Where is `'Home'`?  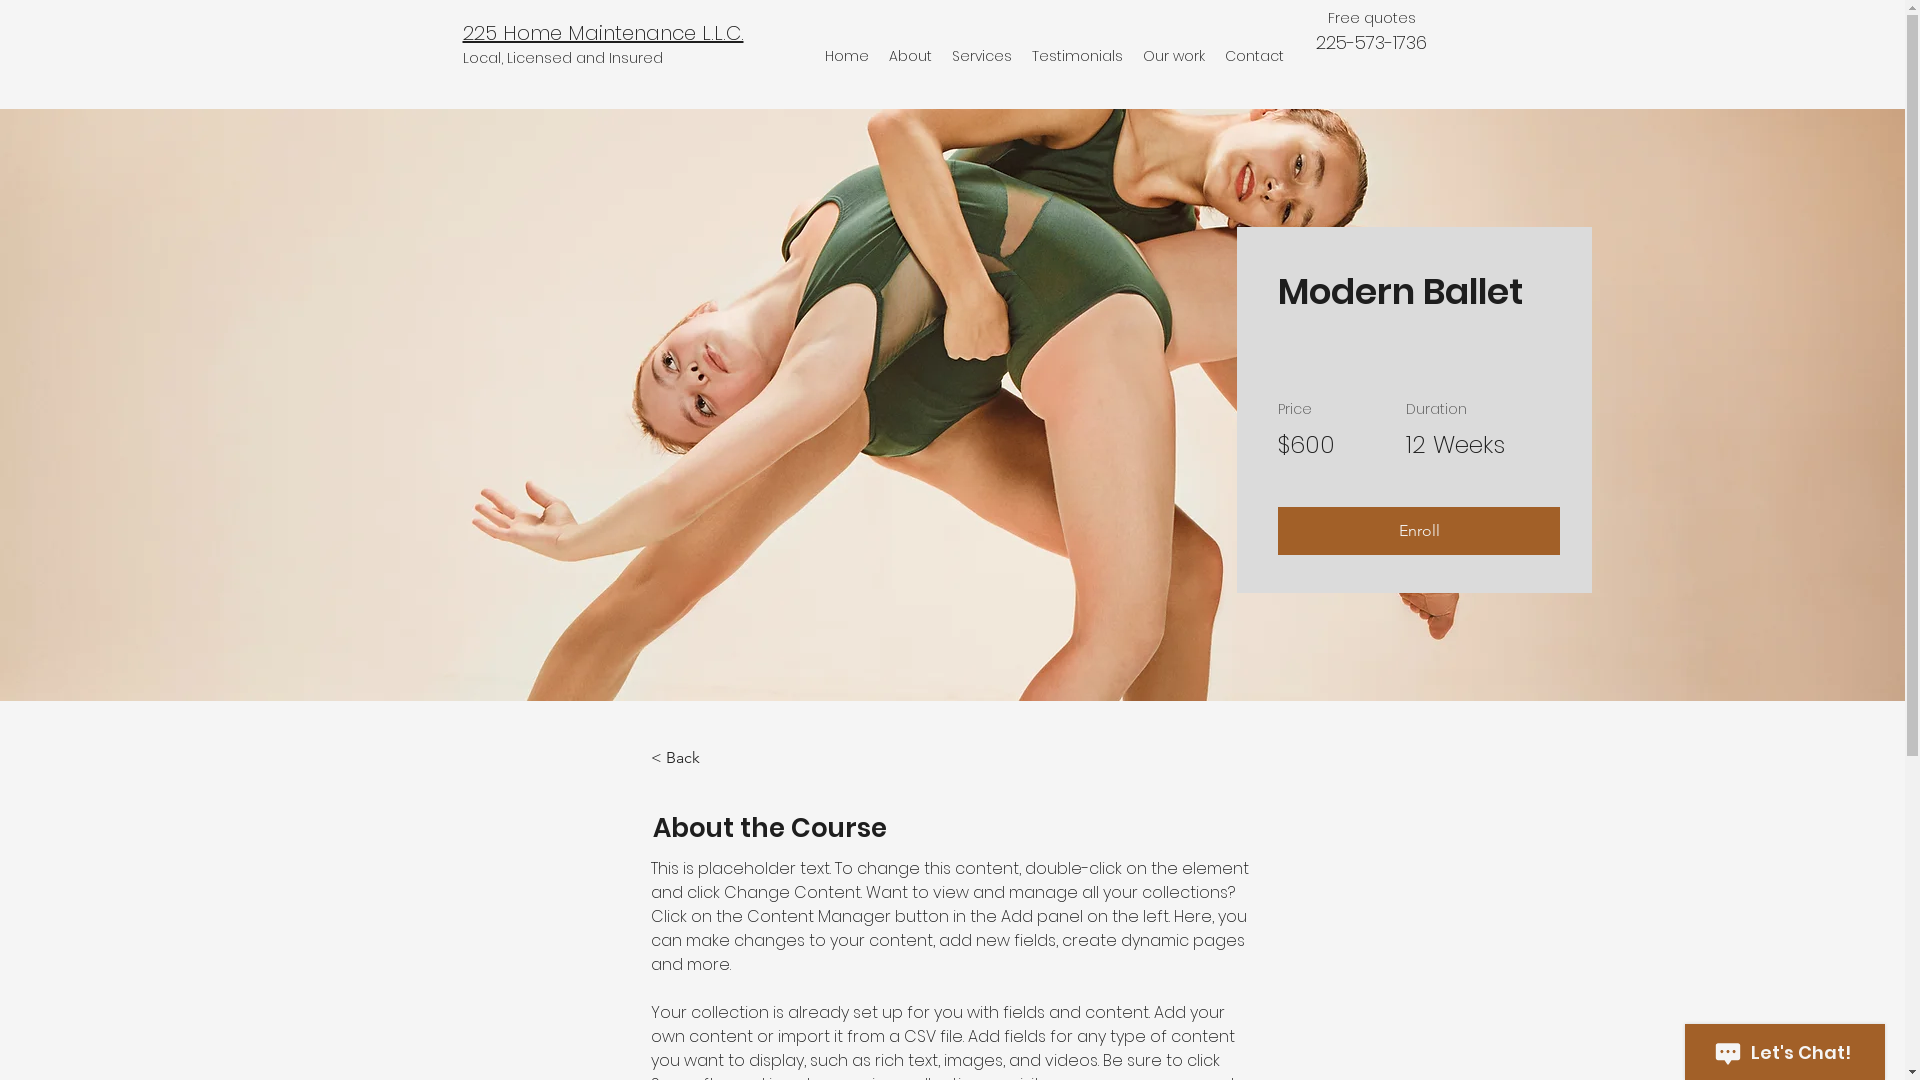
'Home' is located at coordinates (845, 55).